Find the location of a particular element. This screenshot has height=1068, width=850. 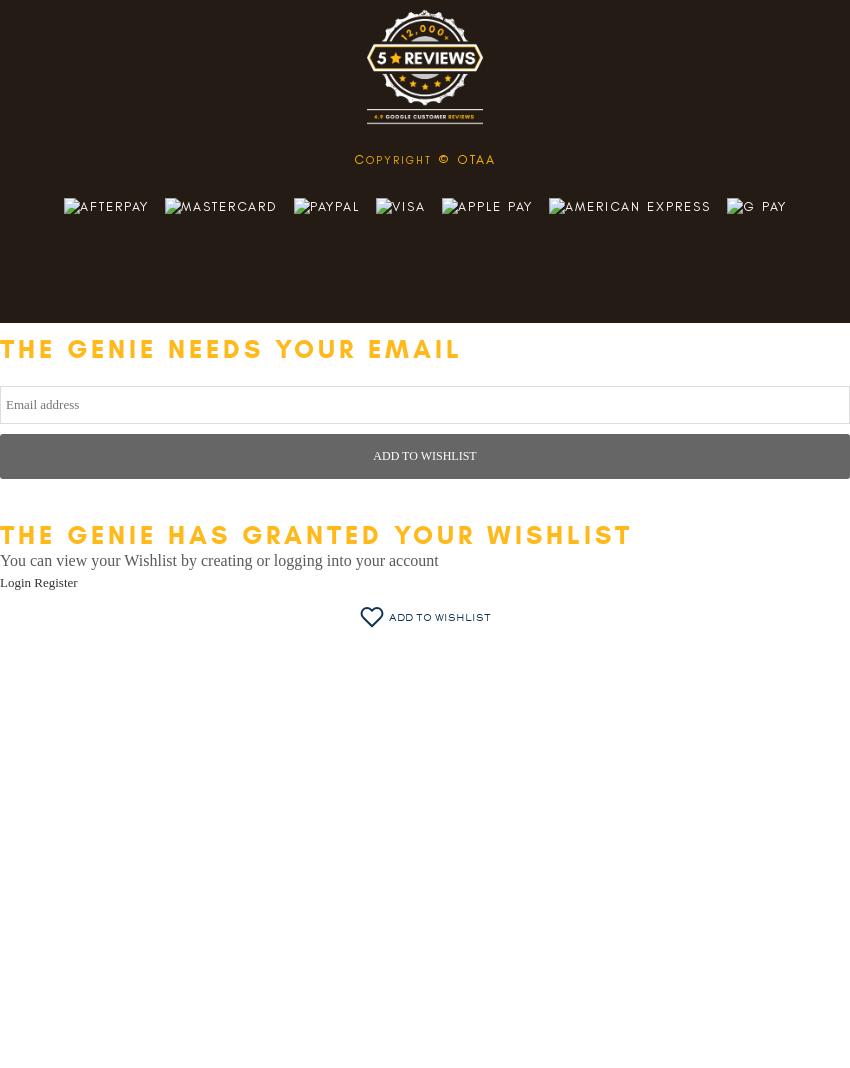

'opyright' is located at coordinates (398, 160).